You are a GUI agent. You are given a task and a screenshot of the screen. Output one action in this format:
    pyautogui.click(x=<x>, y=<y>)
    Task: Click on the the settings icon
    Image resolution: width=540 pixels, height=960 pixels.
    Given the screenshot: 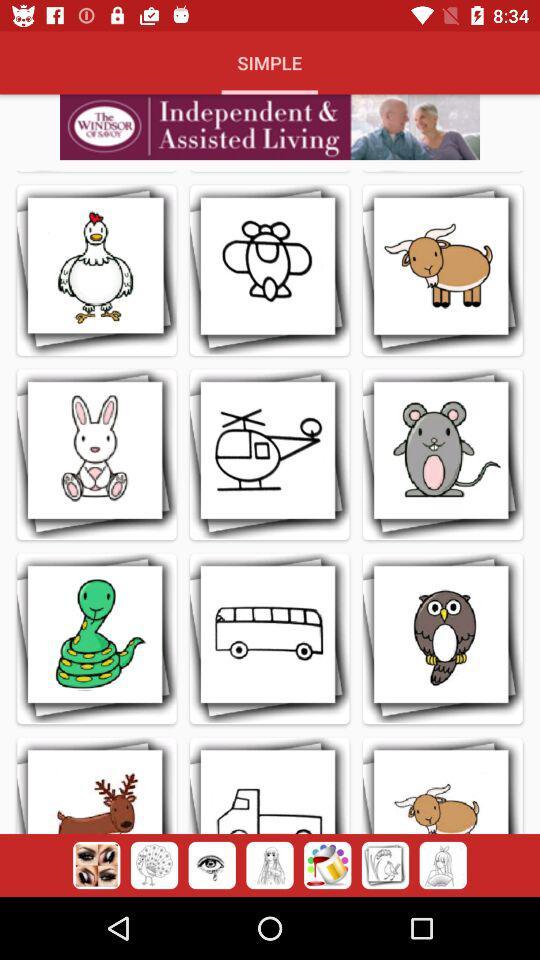 What is the action you would take?
    pyautogui.click(x=153, y=864)
    